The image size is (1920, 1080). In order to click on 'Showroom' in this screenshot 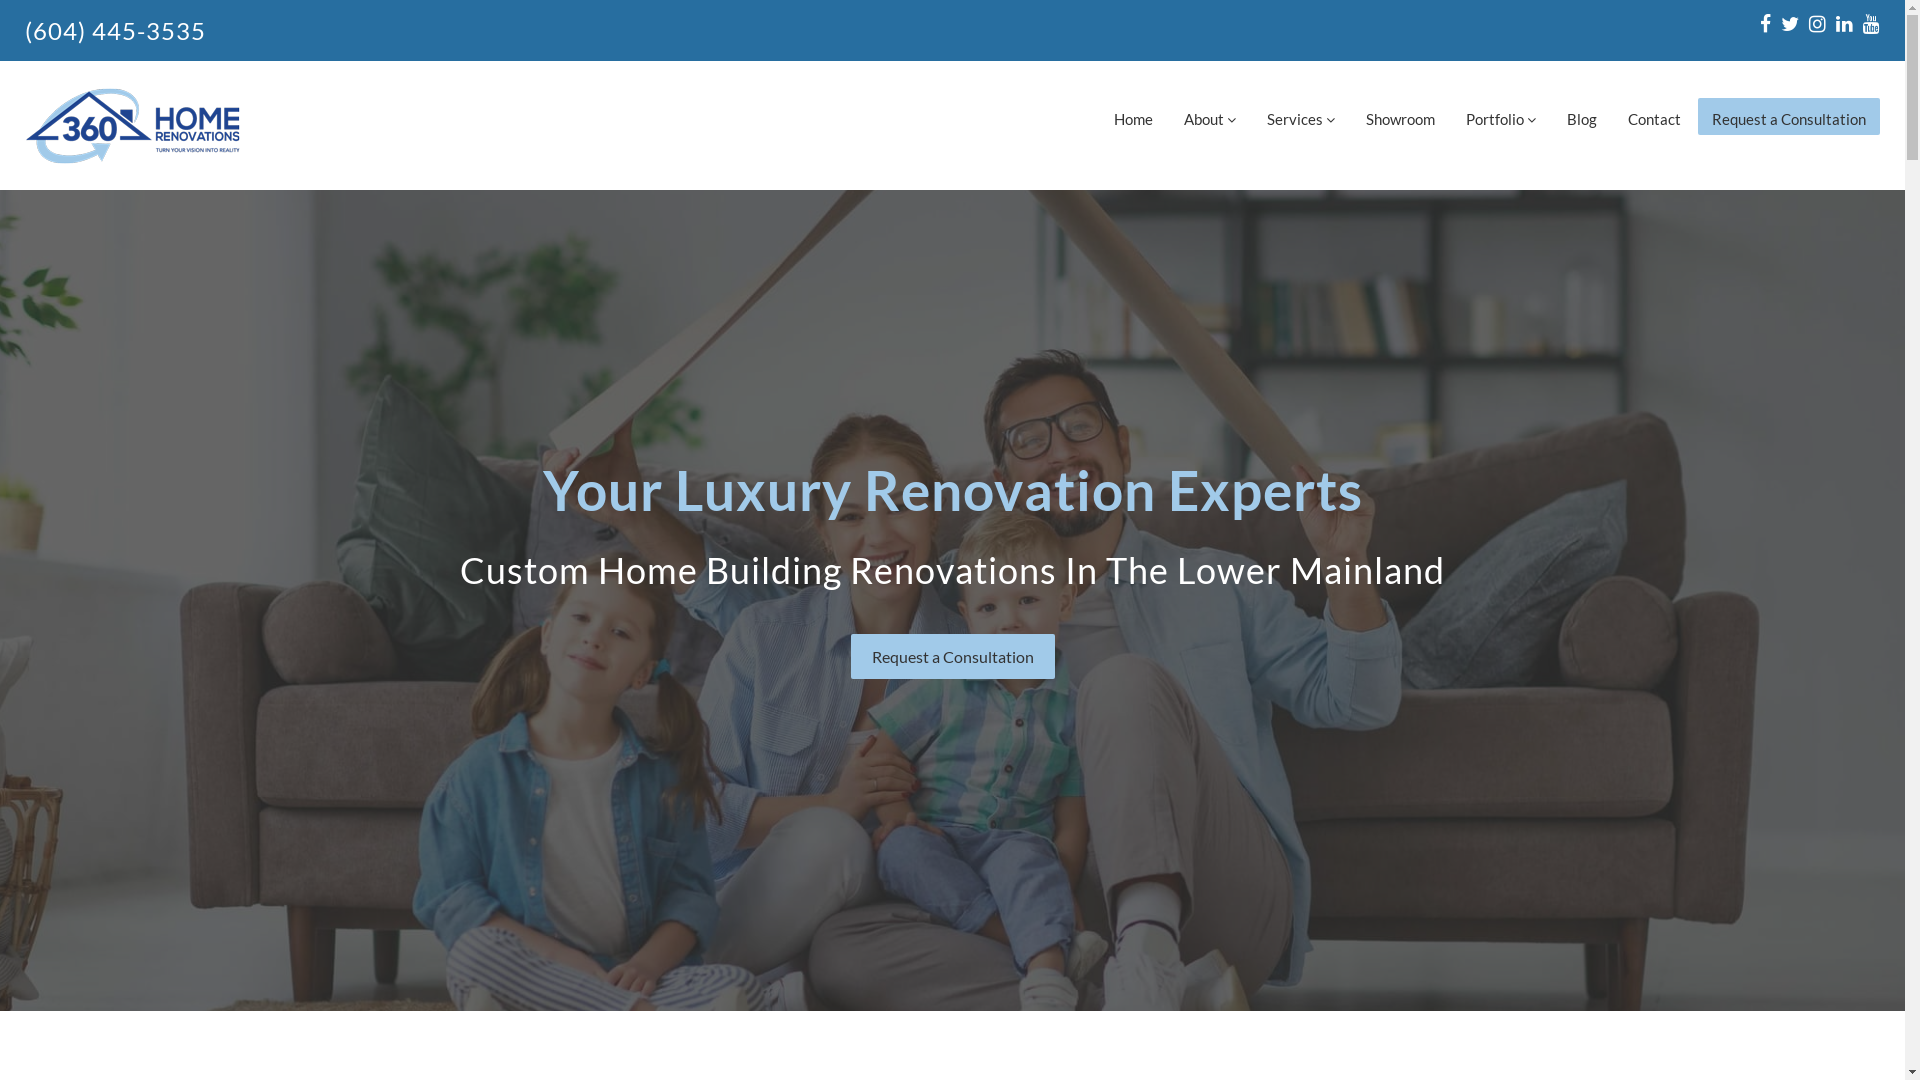, I will do `click(1399, 116)`.